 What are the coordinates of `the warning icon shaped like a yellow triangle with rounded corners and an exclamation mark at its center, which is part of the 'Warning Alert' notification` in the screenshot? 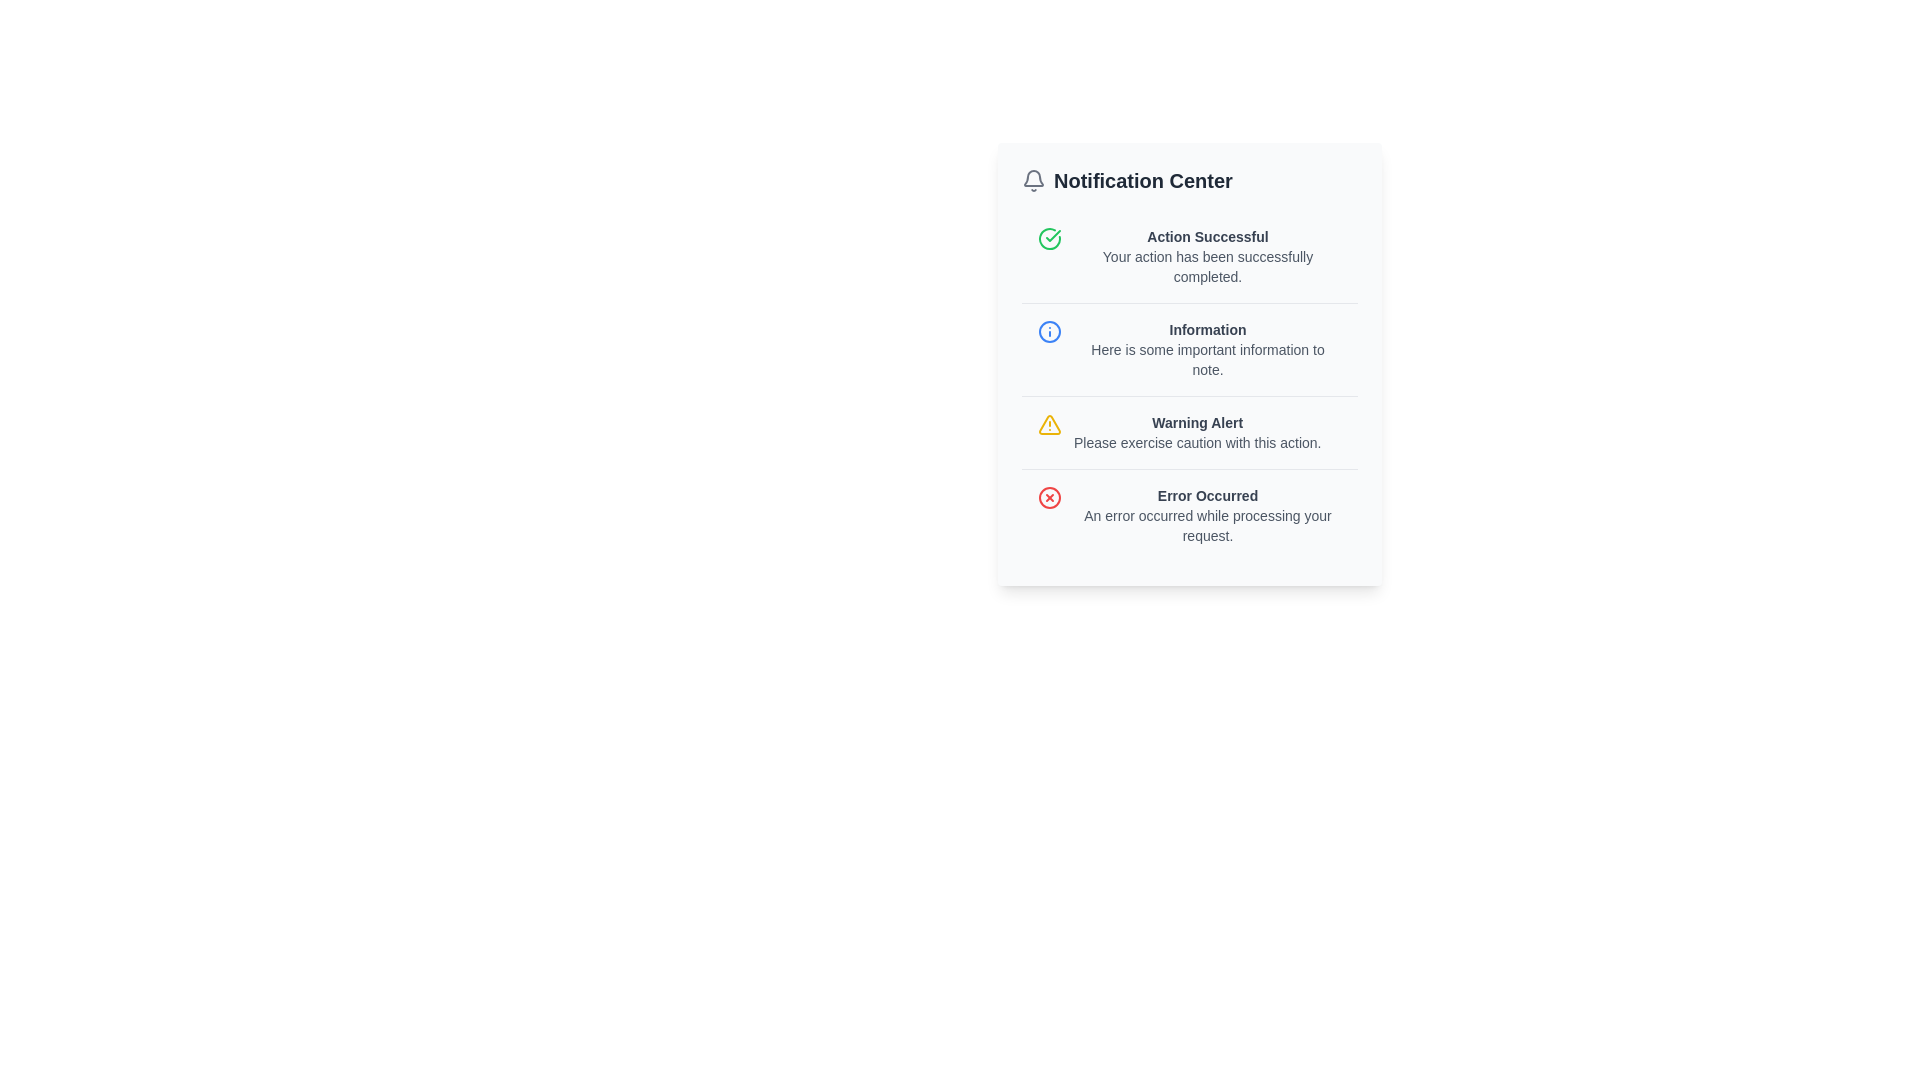 It's located at (1049, 423).